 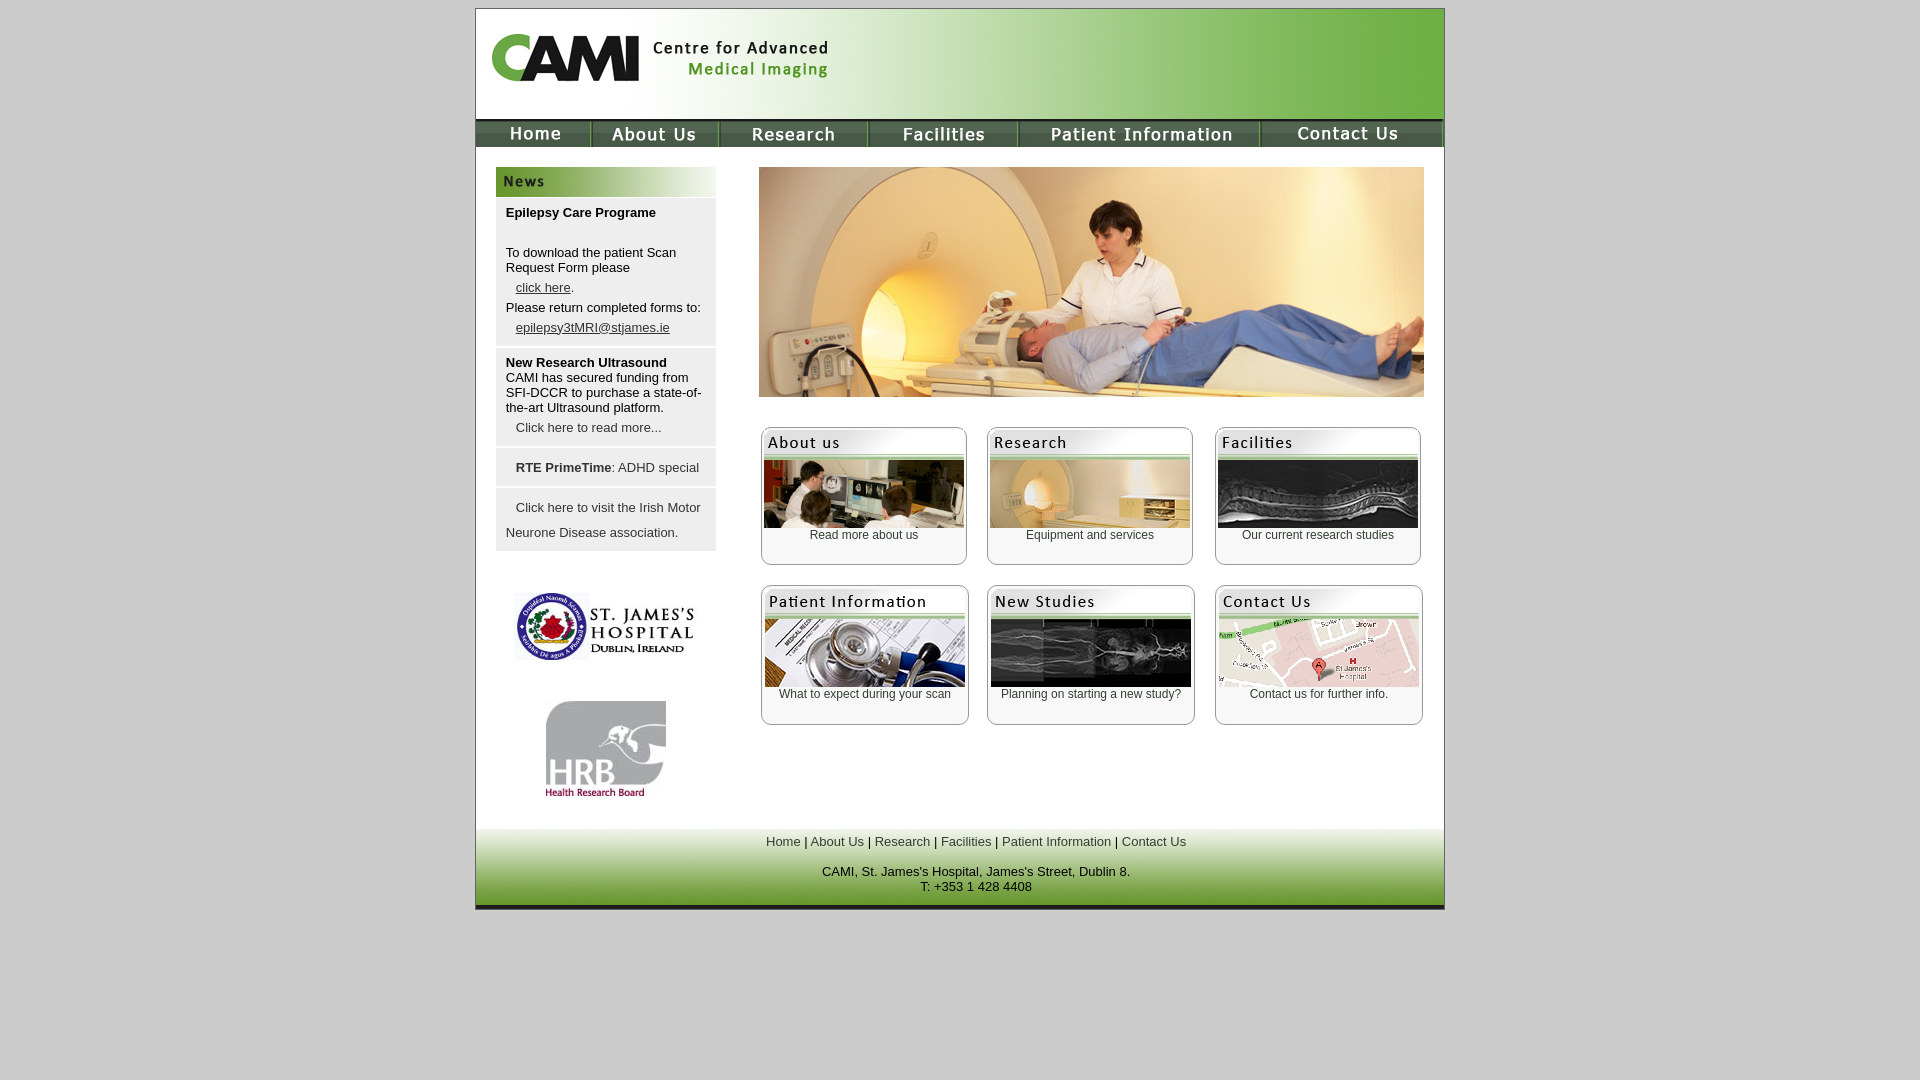 What do you see at coordinates (1319, 693) in the screenshot?
I see `'Contact us for further info.'` at bounding box center [1319, 693].